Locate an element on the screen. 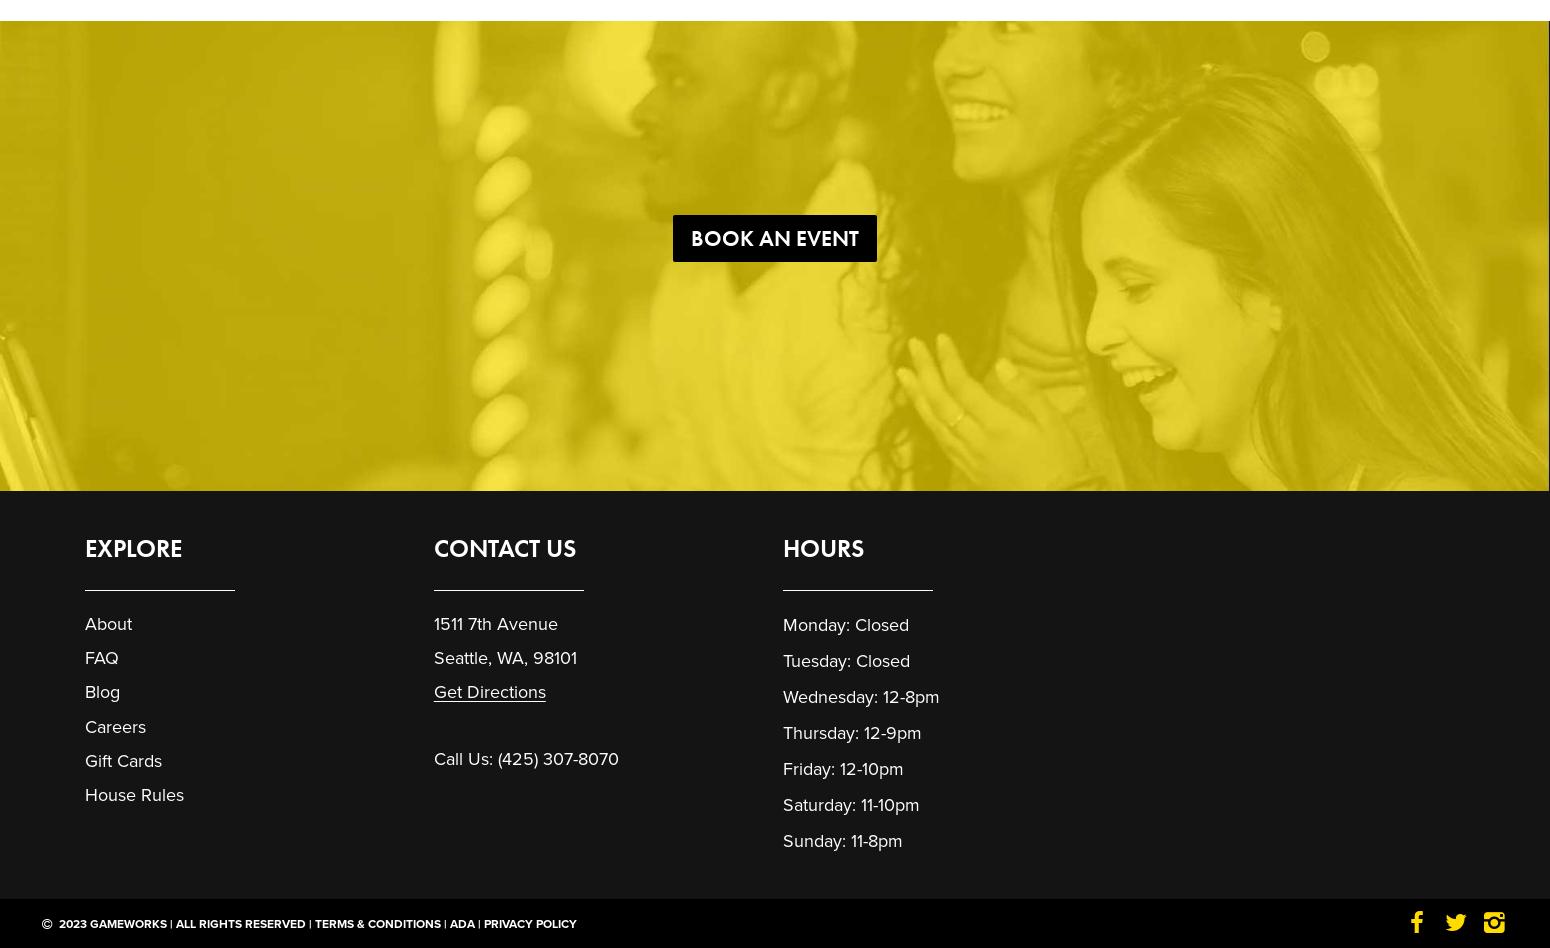 The image size is (1550, 948). 'House Rules' is located at coordinates (134, 794).